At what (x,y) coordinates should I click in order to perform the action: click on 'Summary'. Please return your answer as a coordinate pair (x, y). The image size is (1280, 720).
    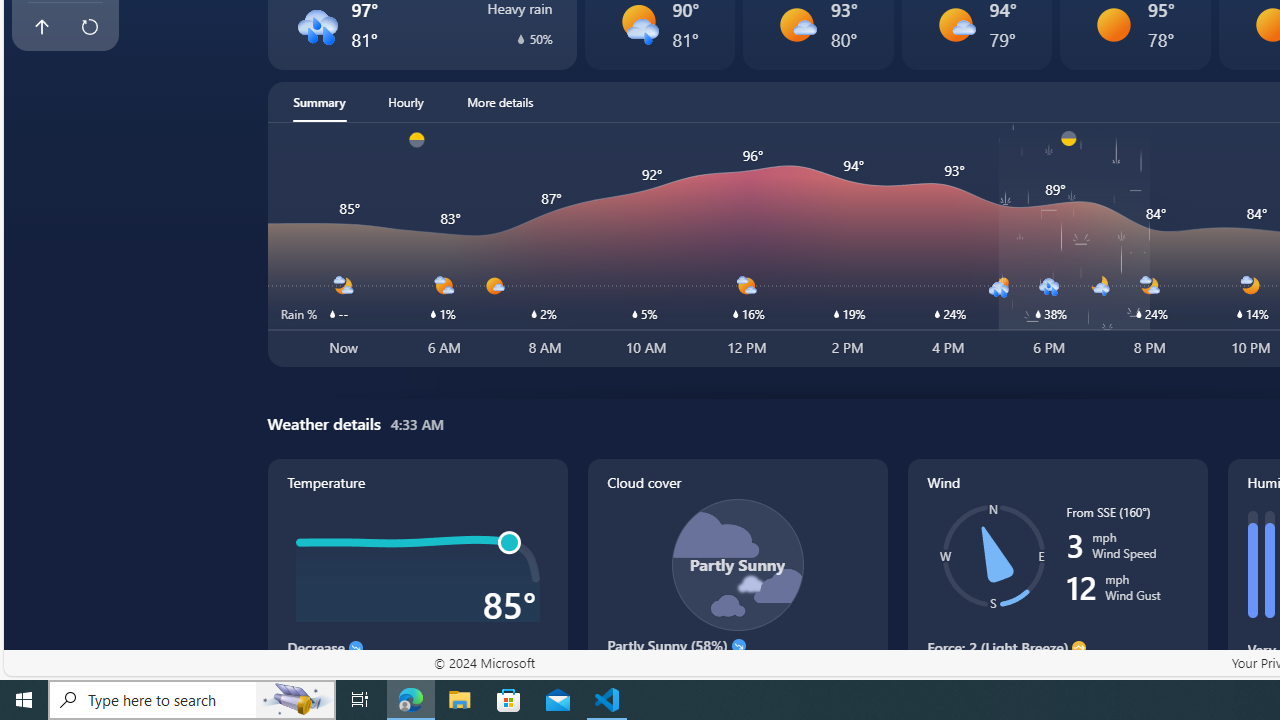
    Looking at the image, I should click on (318, 101).